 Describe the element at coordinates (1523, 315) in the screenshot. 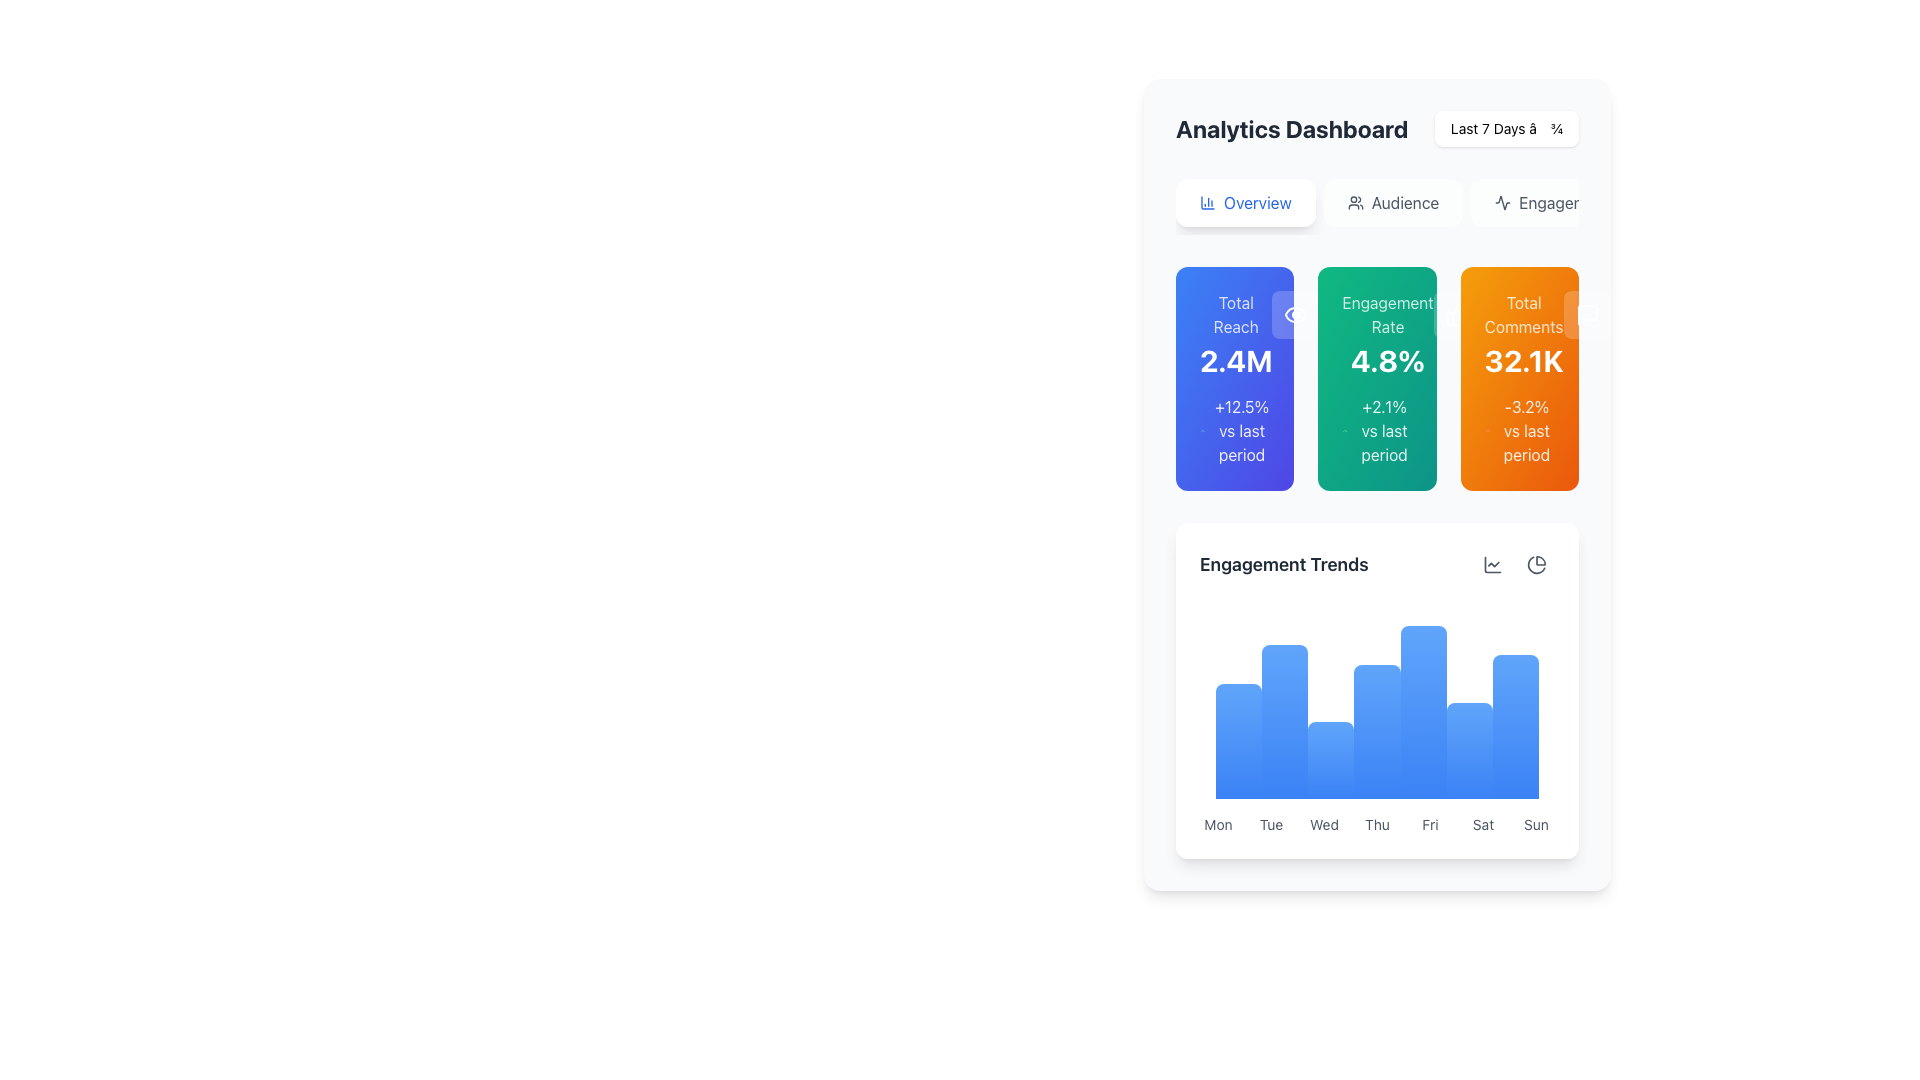

I see `the static text label 'Total Comments' located at the top of the rightmost orange card, positioned above the bold text '32.1K'` at that location.